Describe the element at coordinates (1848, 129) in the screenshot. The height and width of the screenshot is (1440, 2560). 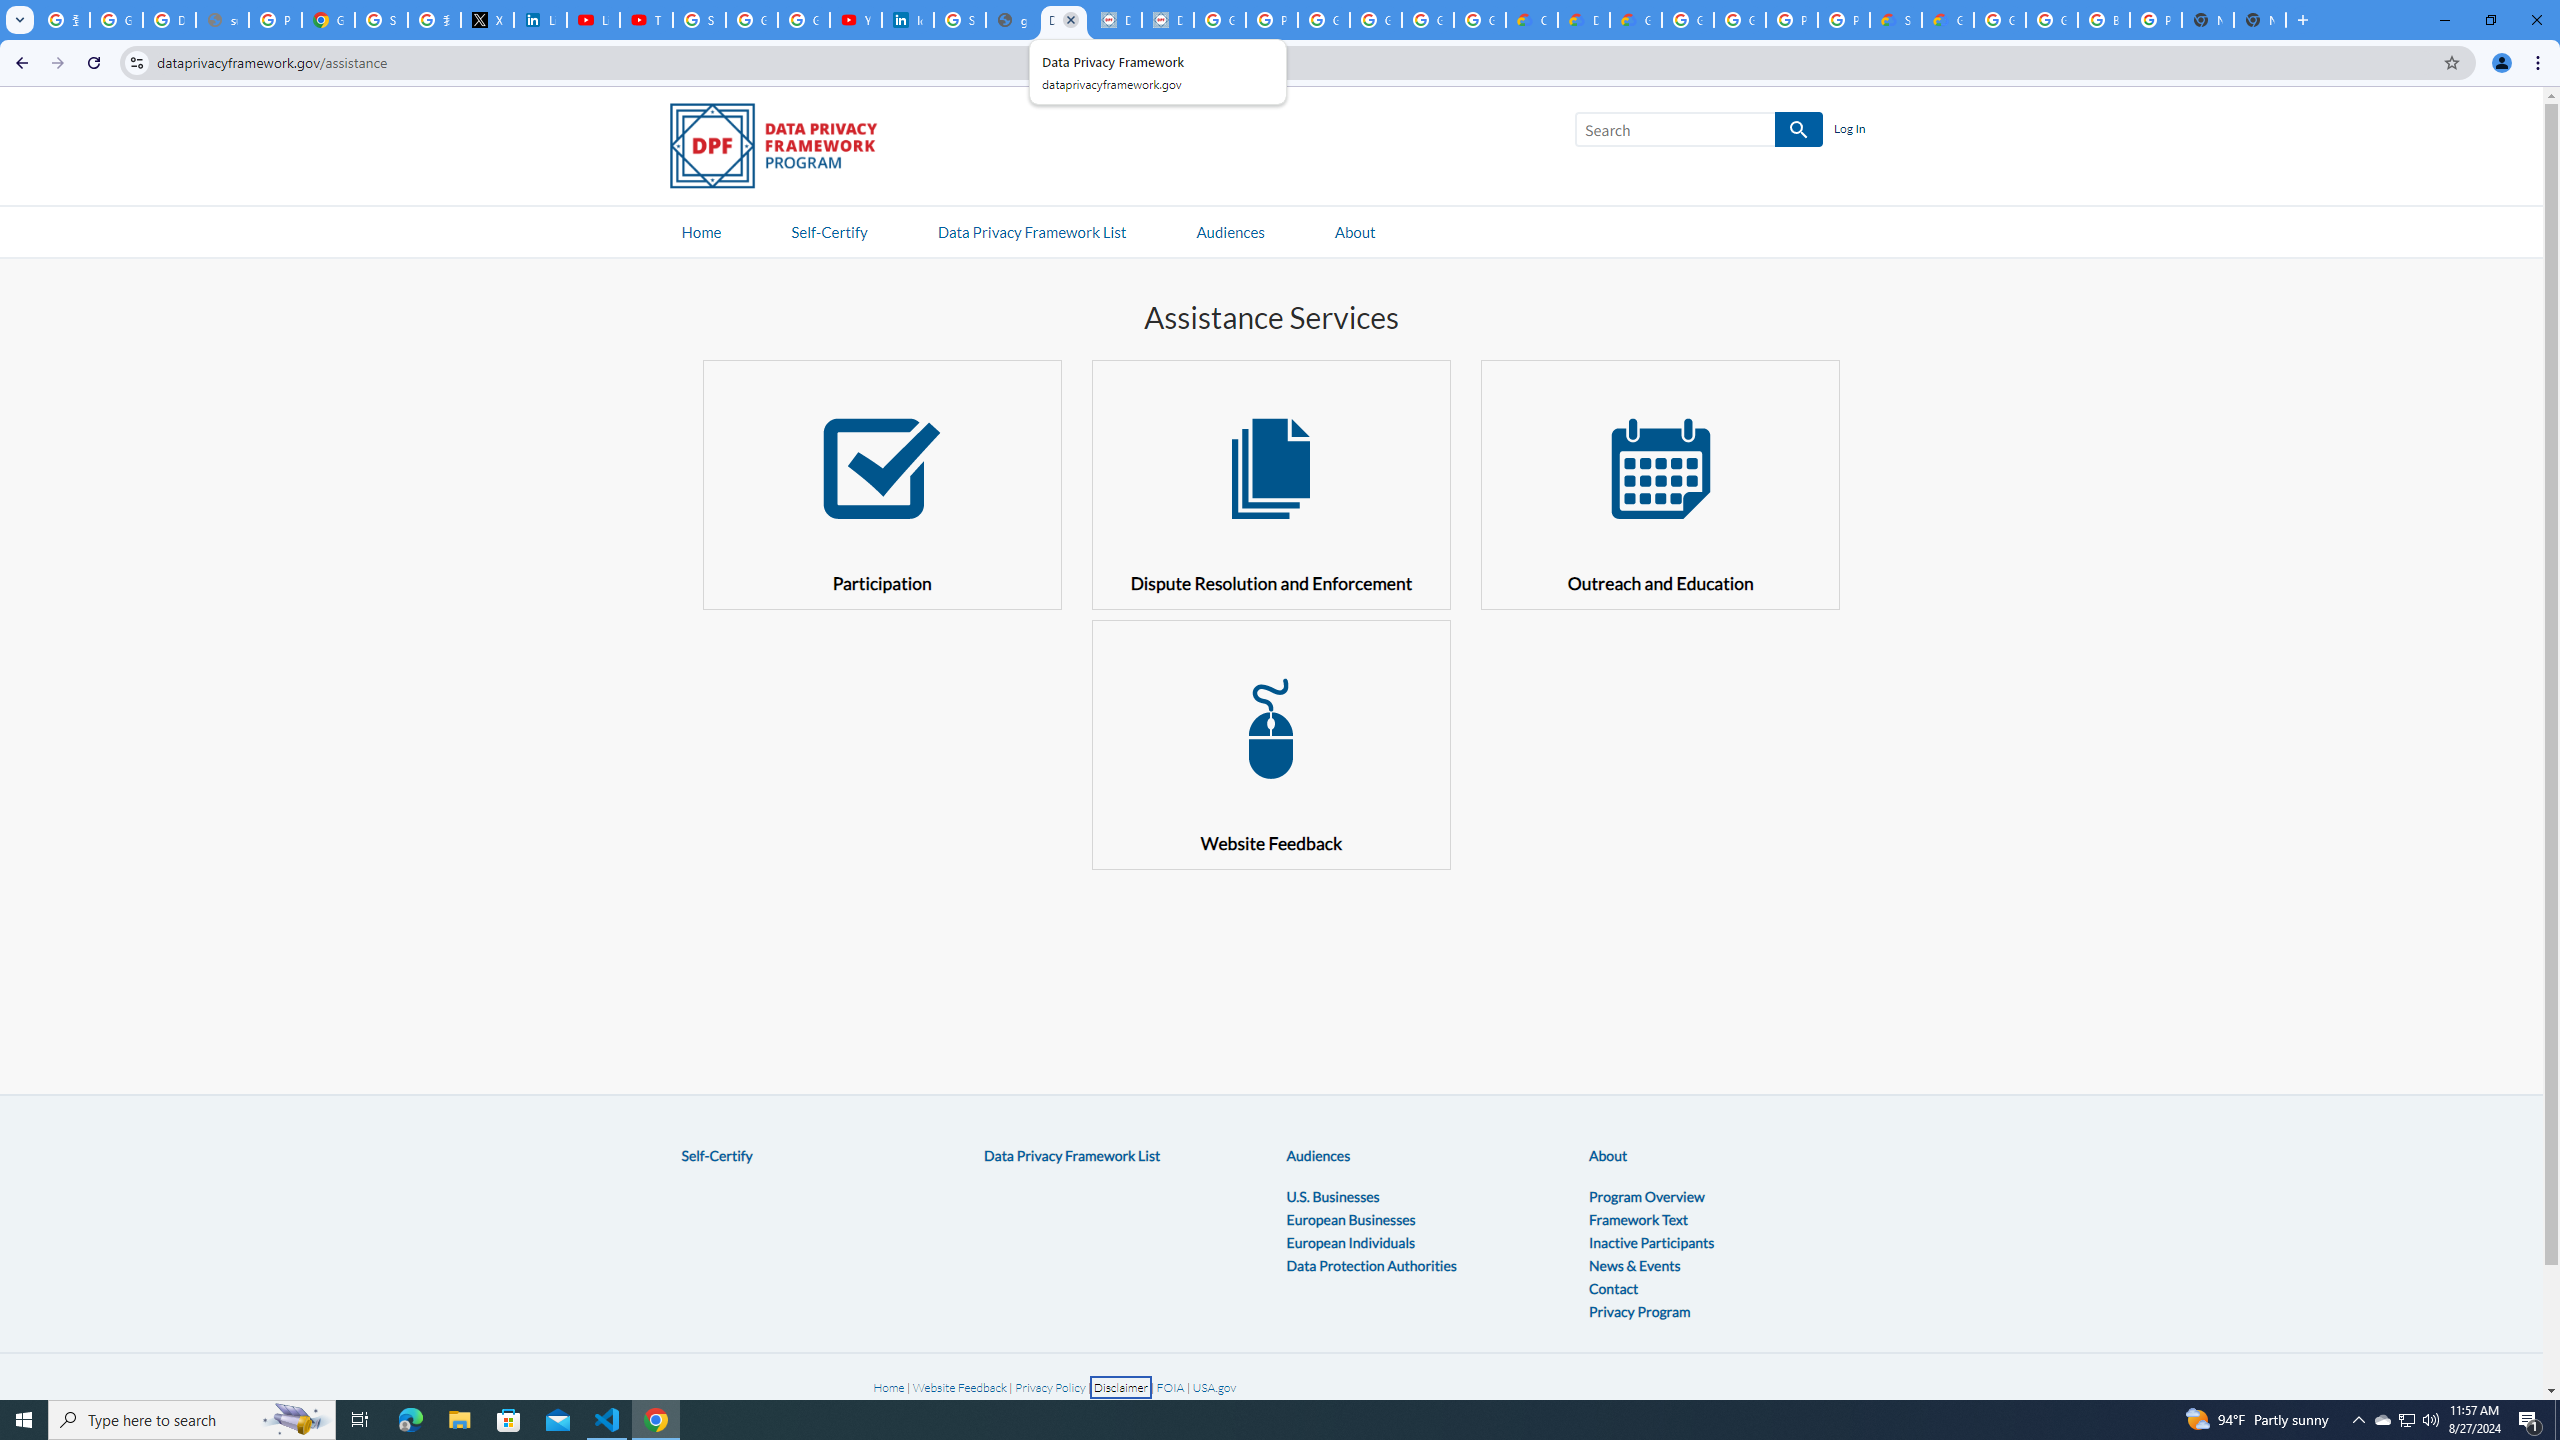
I see `'Log In'` at that location.